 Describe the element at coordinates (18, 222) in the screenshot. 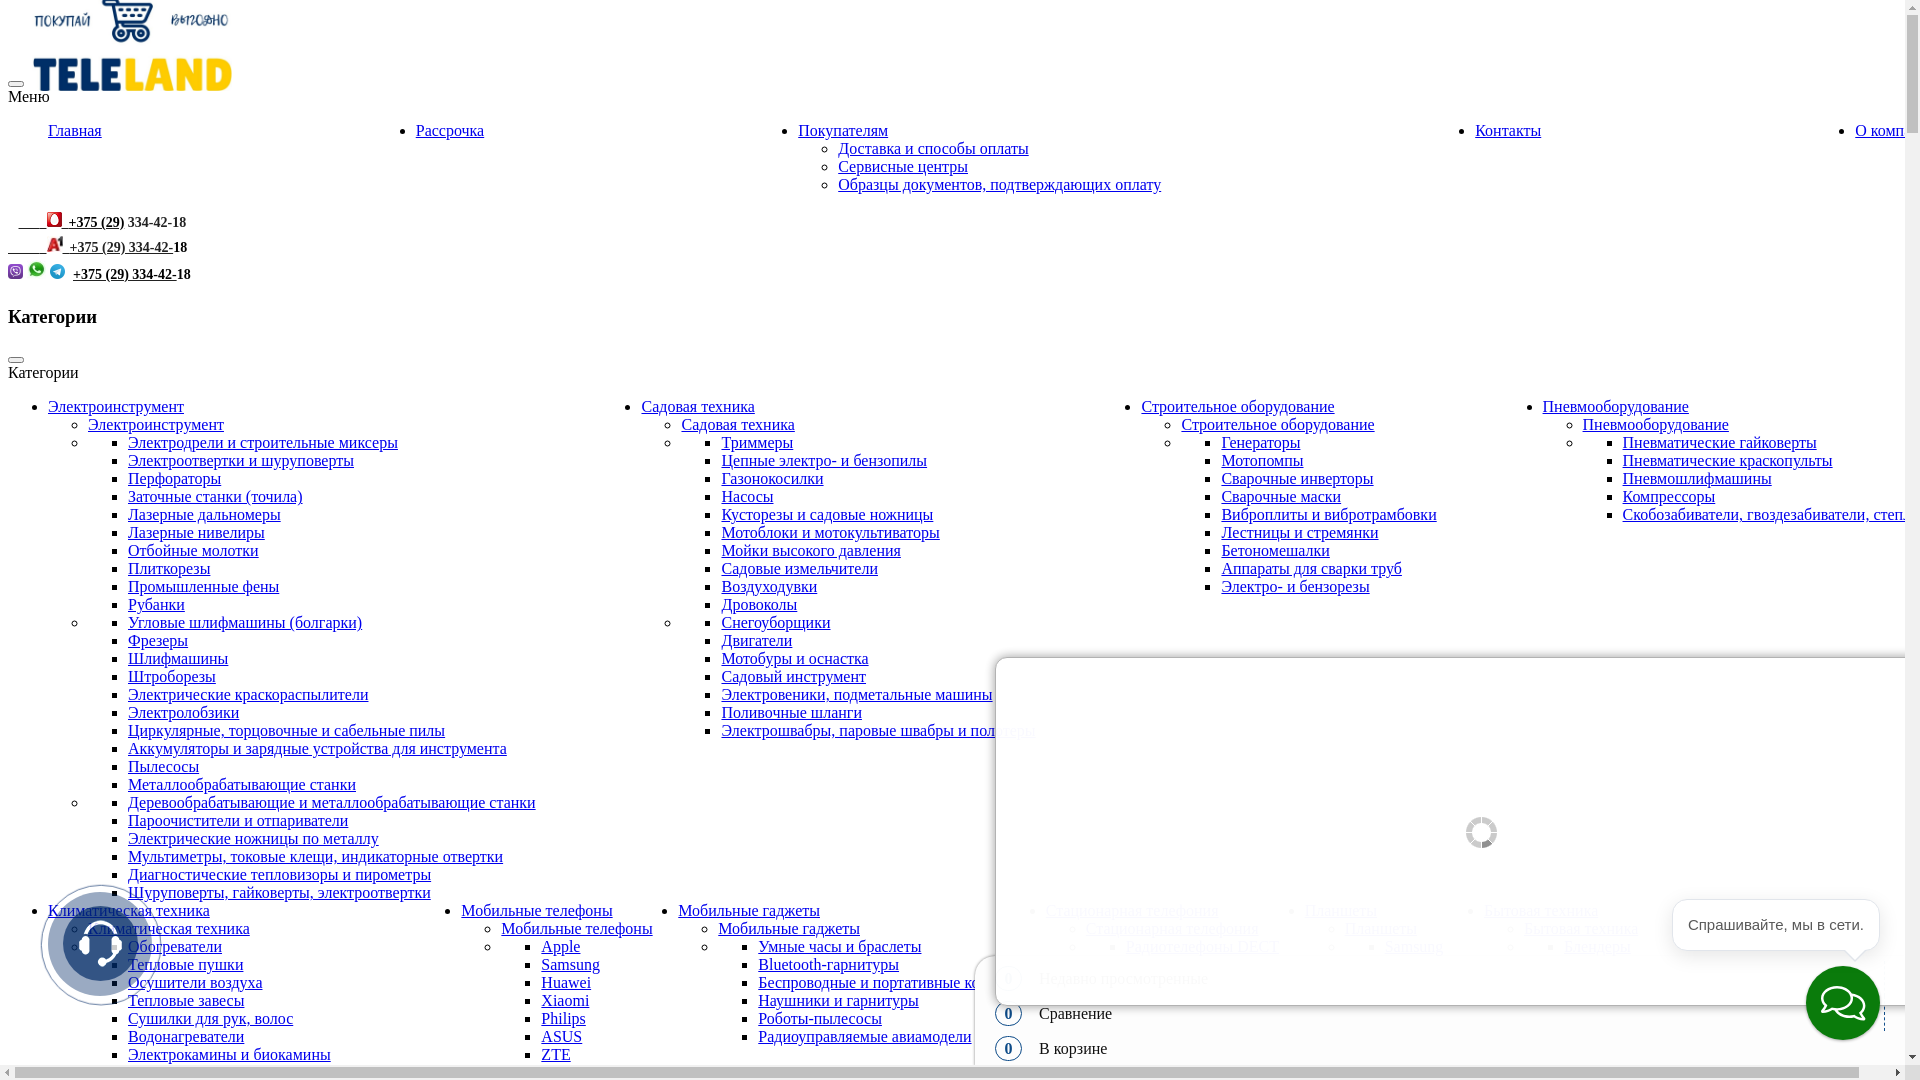

I see `'     '` at that location.